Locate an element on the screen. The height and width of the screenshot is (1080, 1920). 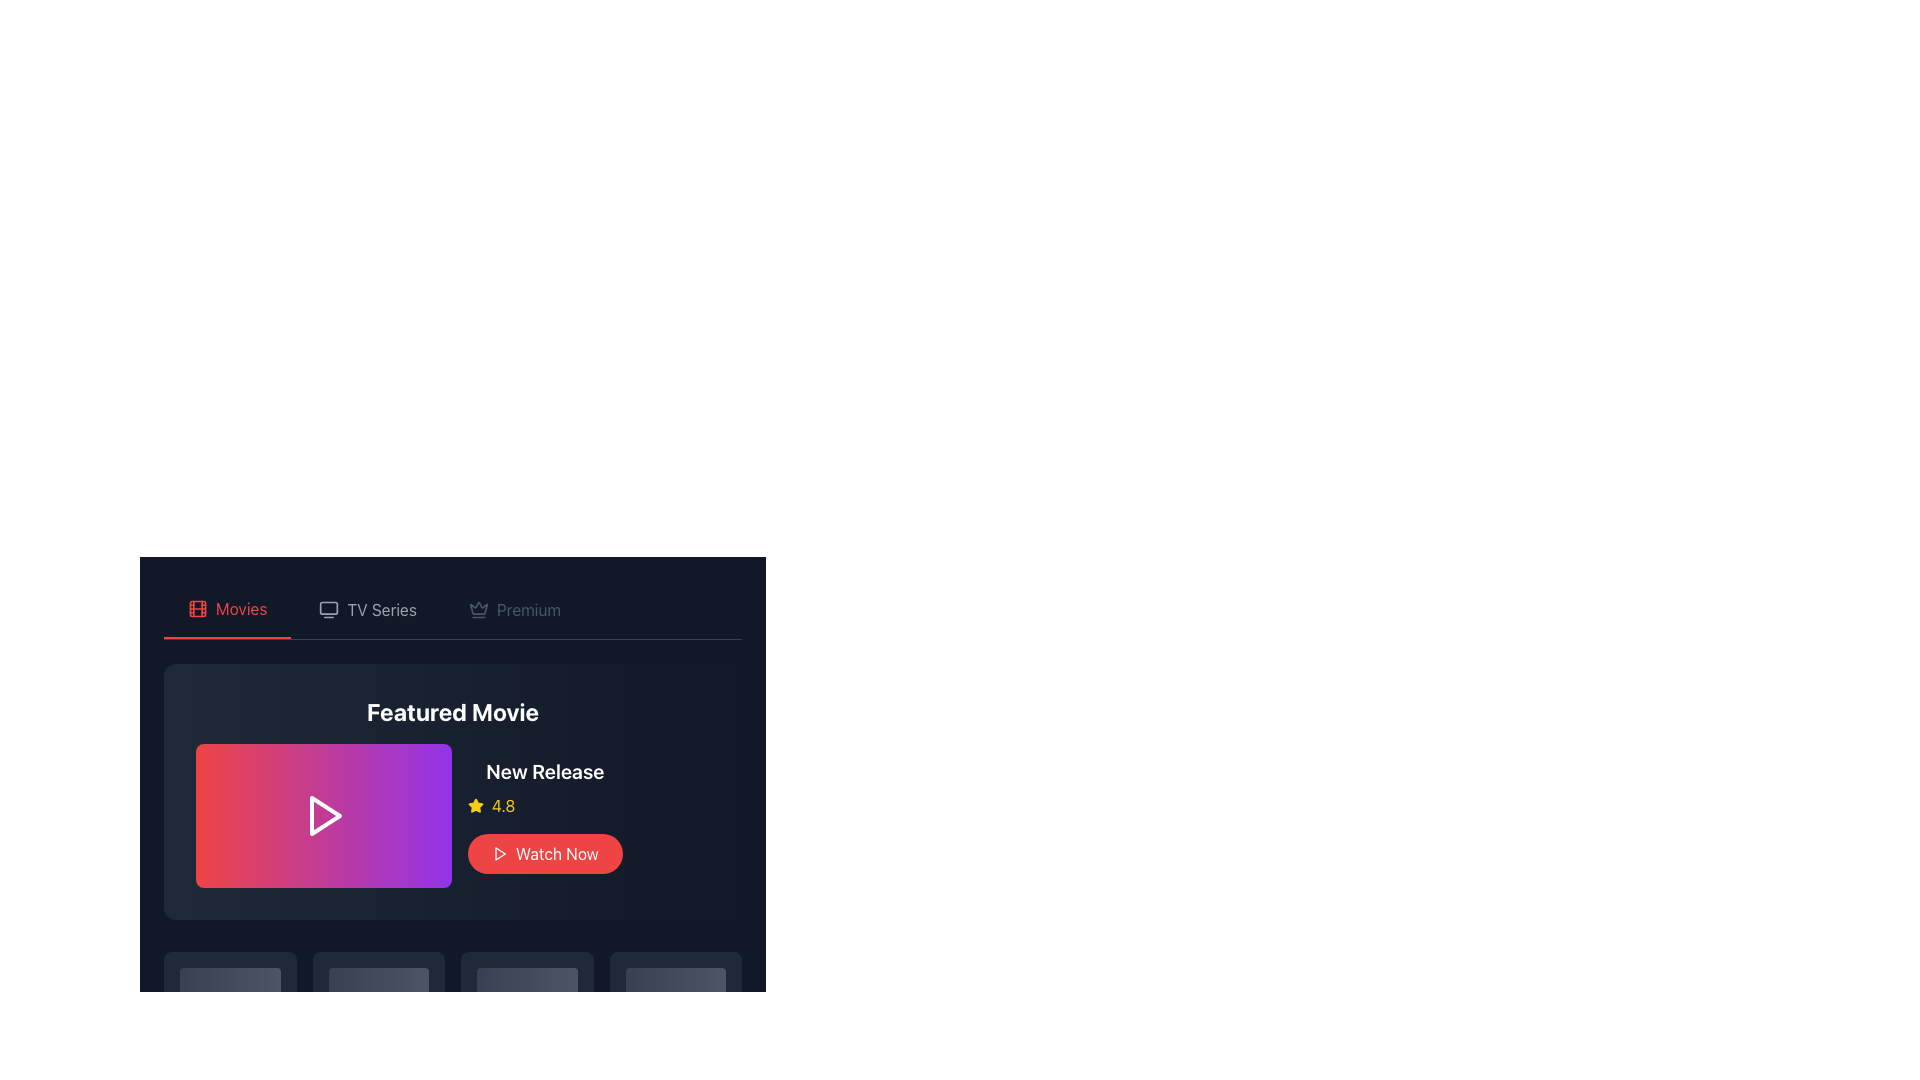
the rating value represented by the star icon located in the rating section below the 'Featured Movie' heading is located at coordinates (474, 804).